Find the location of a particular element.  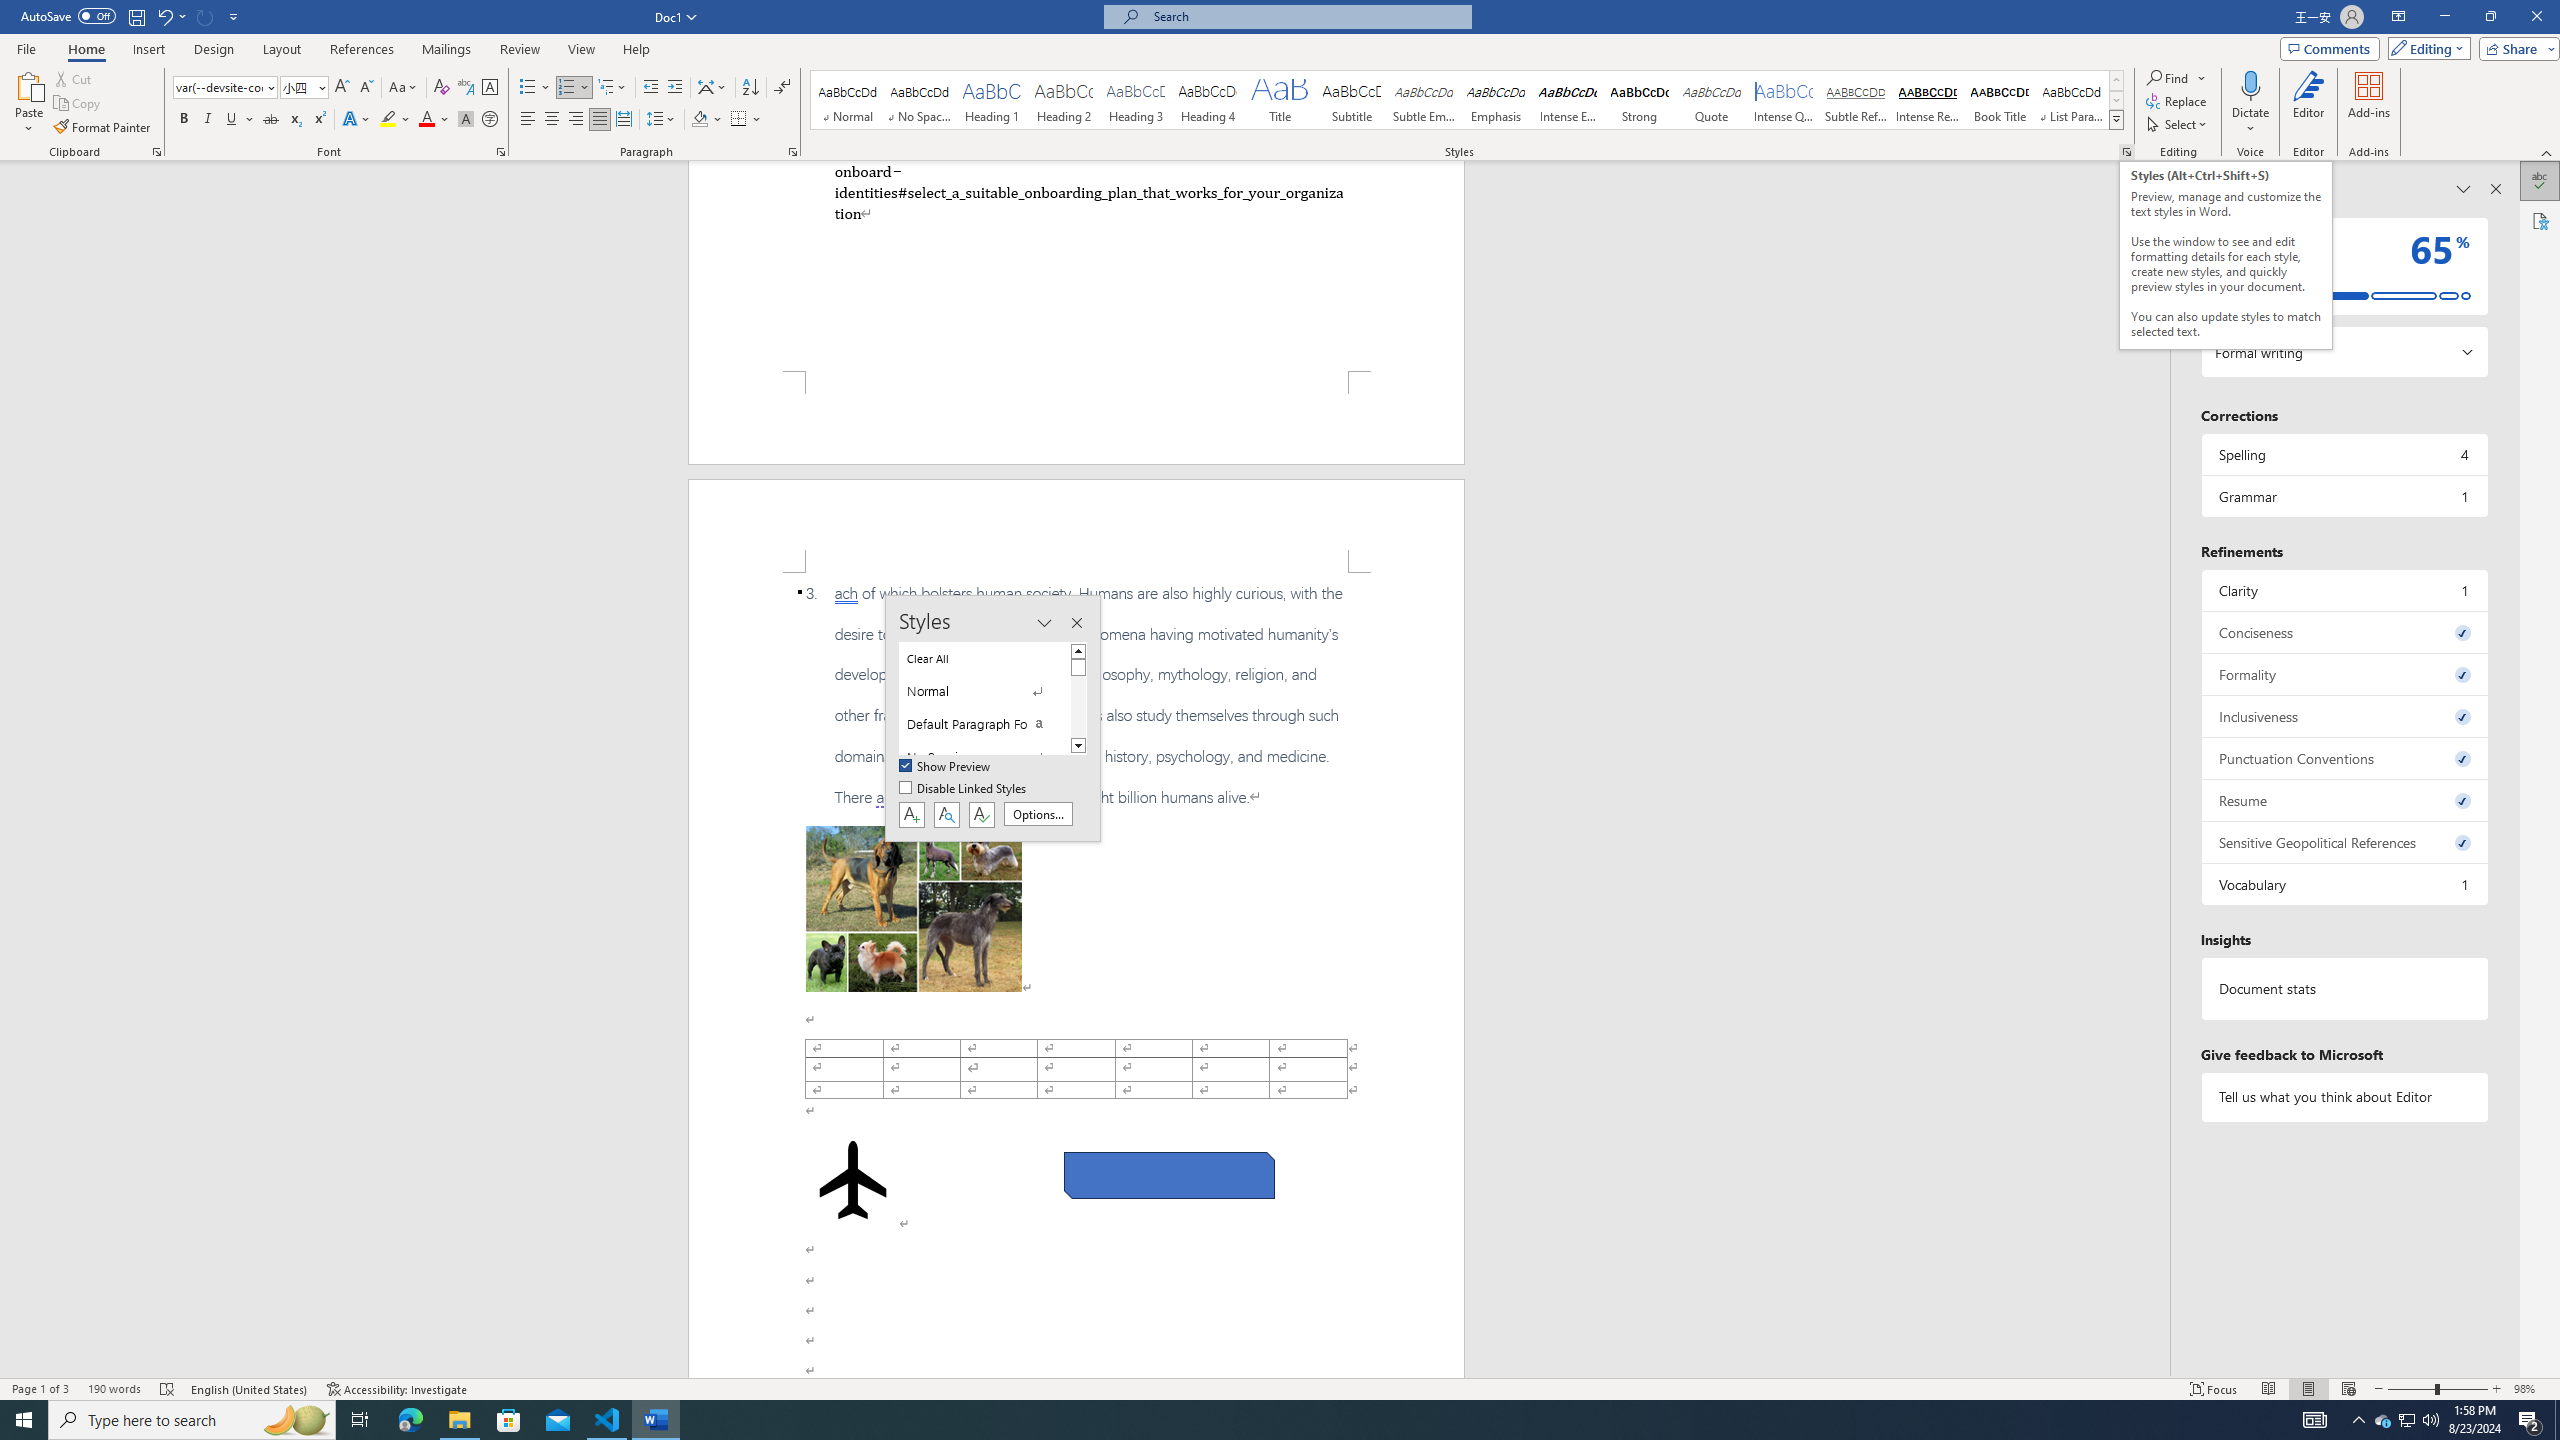

'Zoom Out' is located at coordinates (2410, 1389).